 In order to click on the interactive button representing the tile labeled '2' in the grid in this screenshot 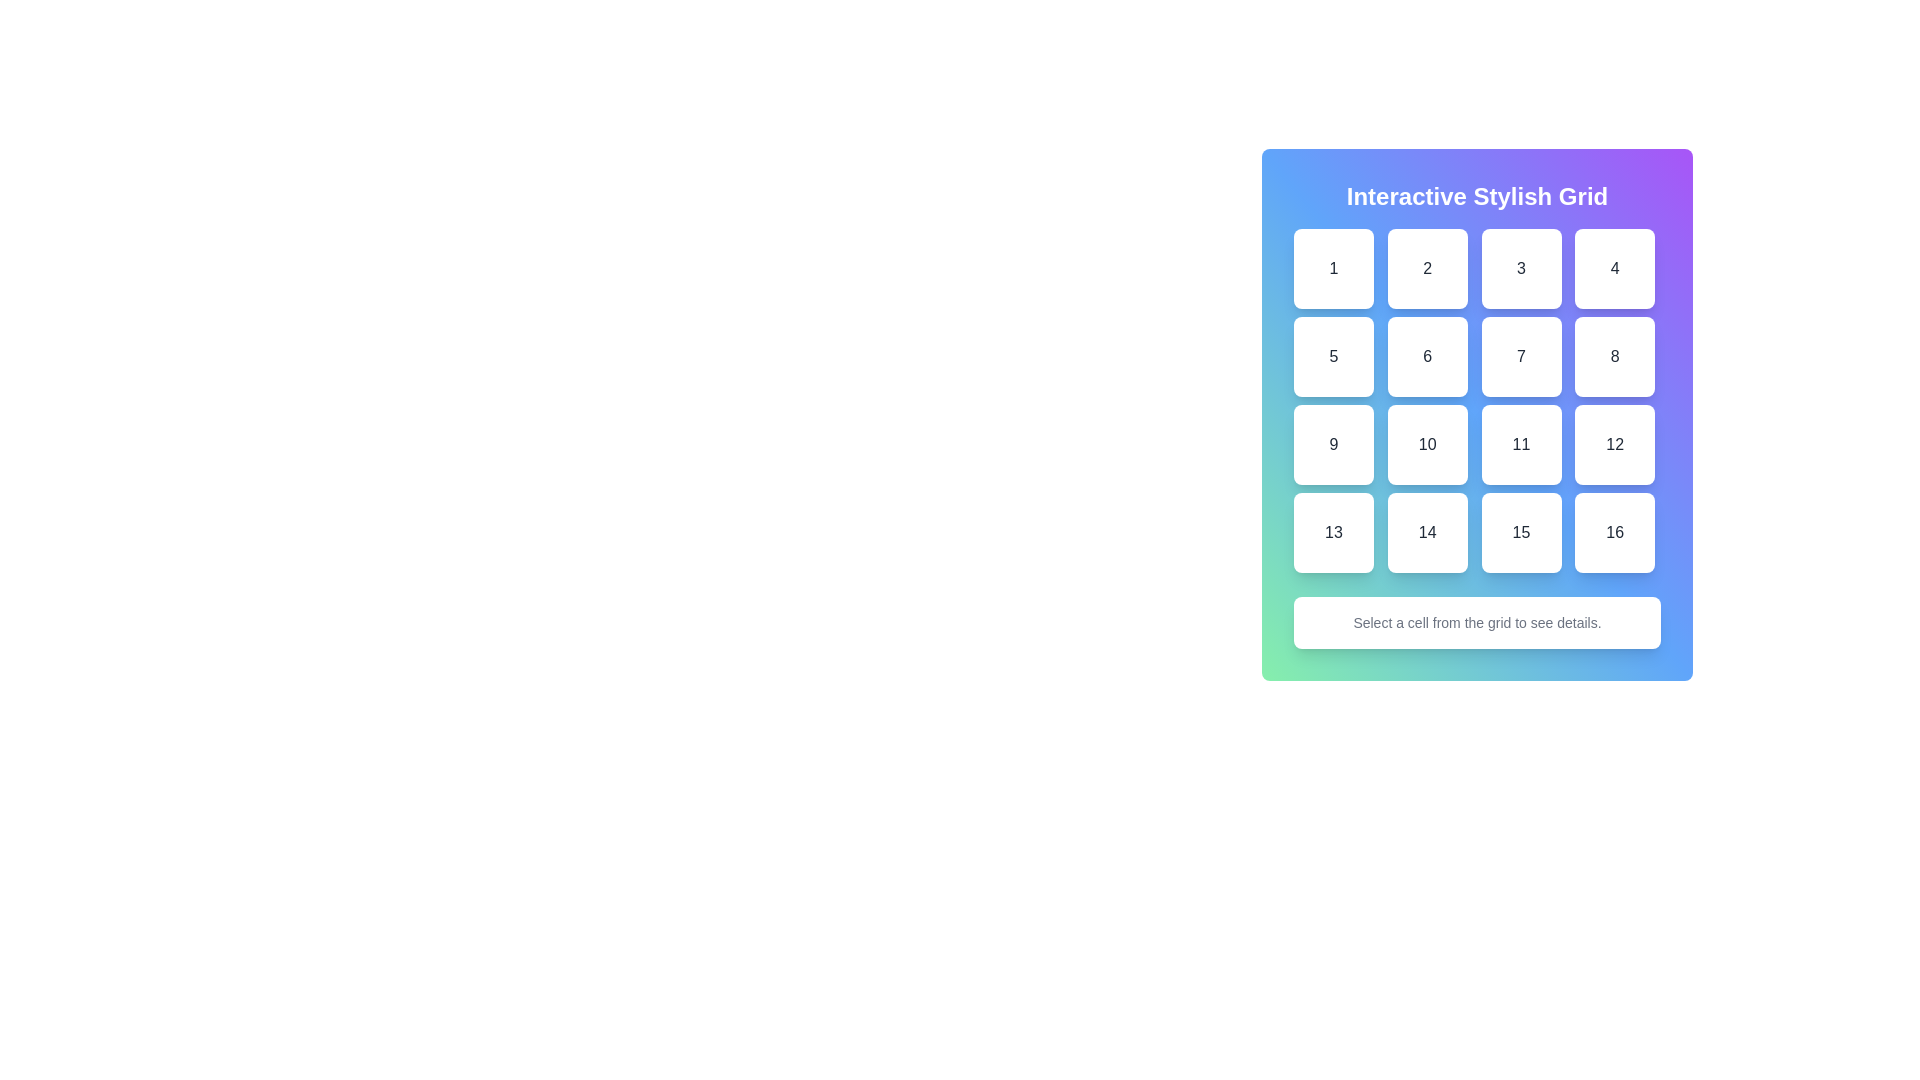, I will do `click(1426, 268)`.